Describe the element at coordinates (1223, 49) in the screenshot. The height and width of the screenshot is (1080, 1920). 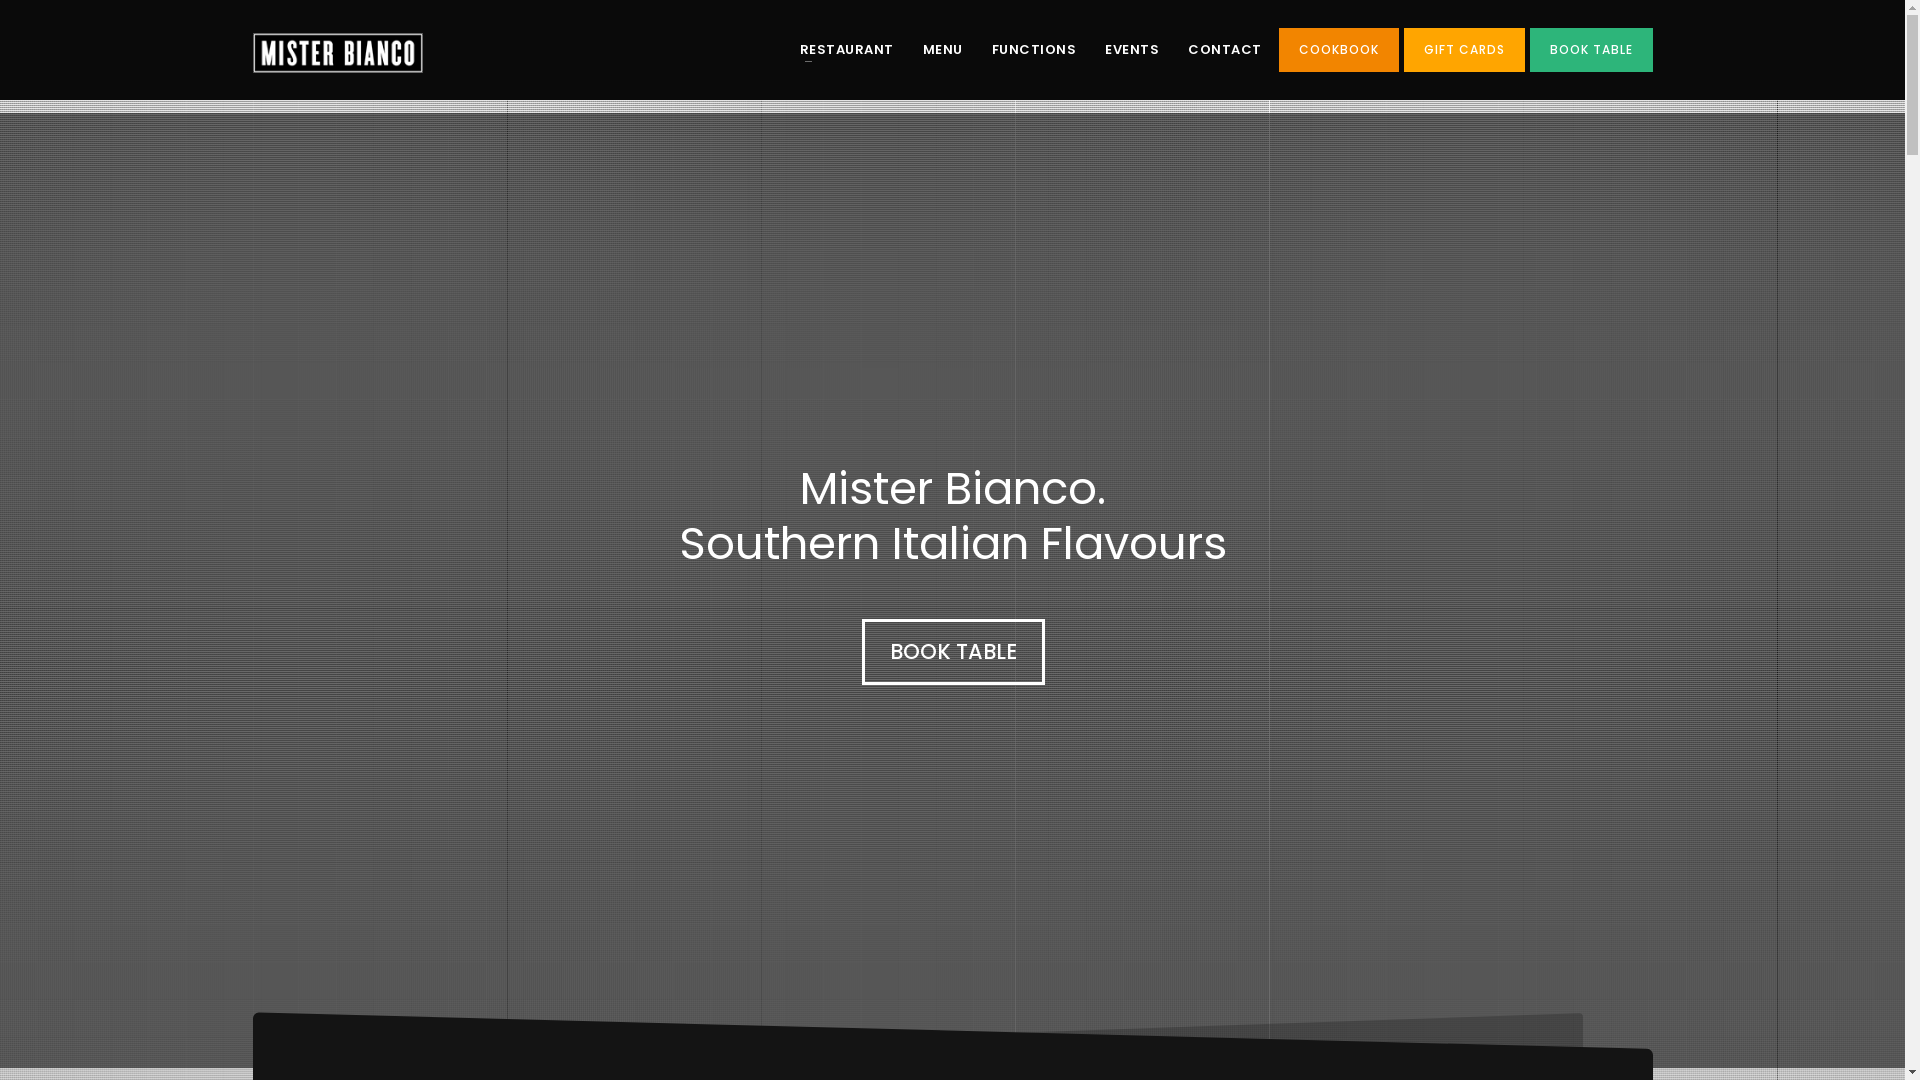
I see `'CONTACT'` at that location.